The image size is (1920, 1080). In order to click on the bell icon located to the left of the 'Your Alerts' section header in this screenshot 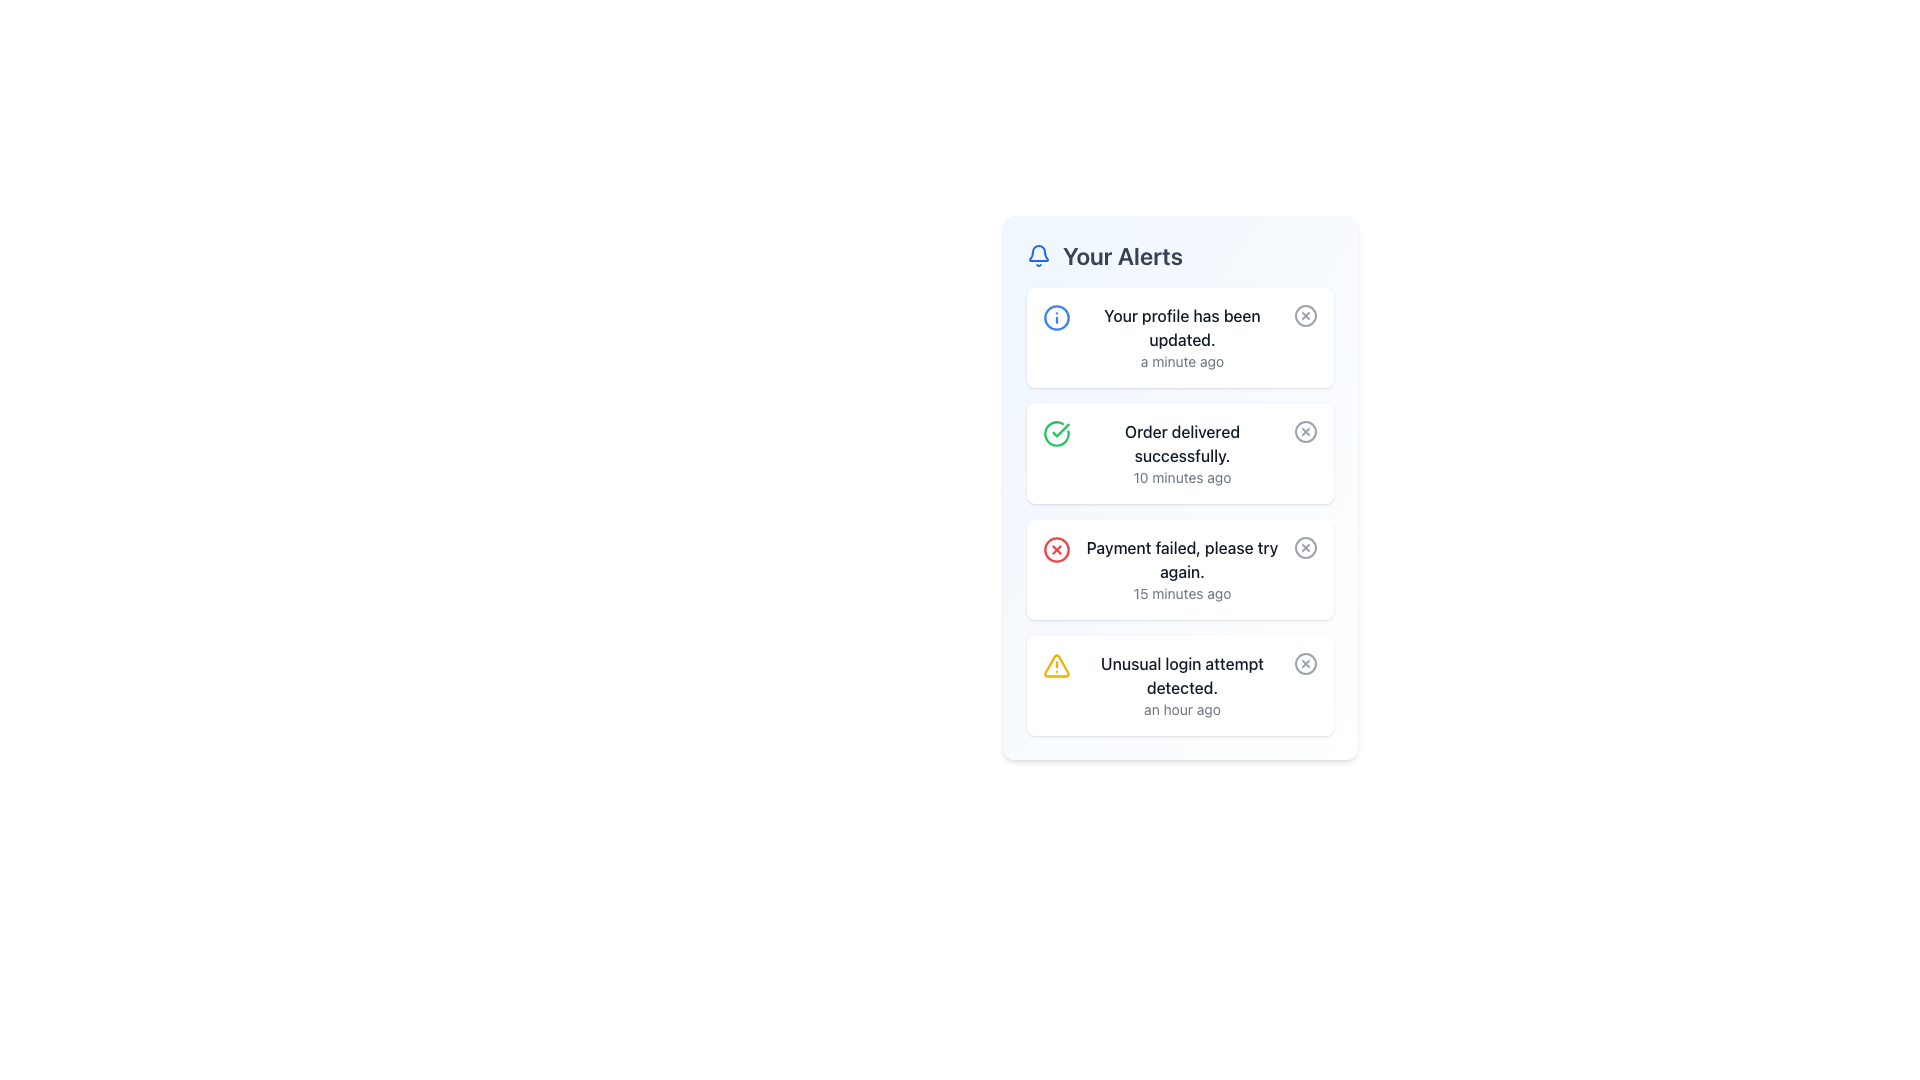, I will do `click(1038, 254)`.